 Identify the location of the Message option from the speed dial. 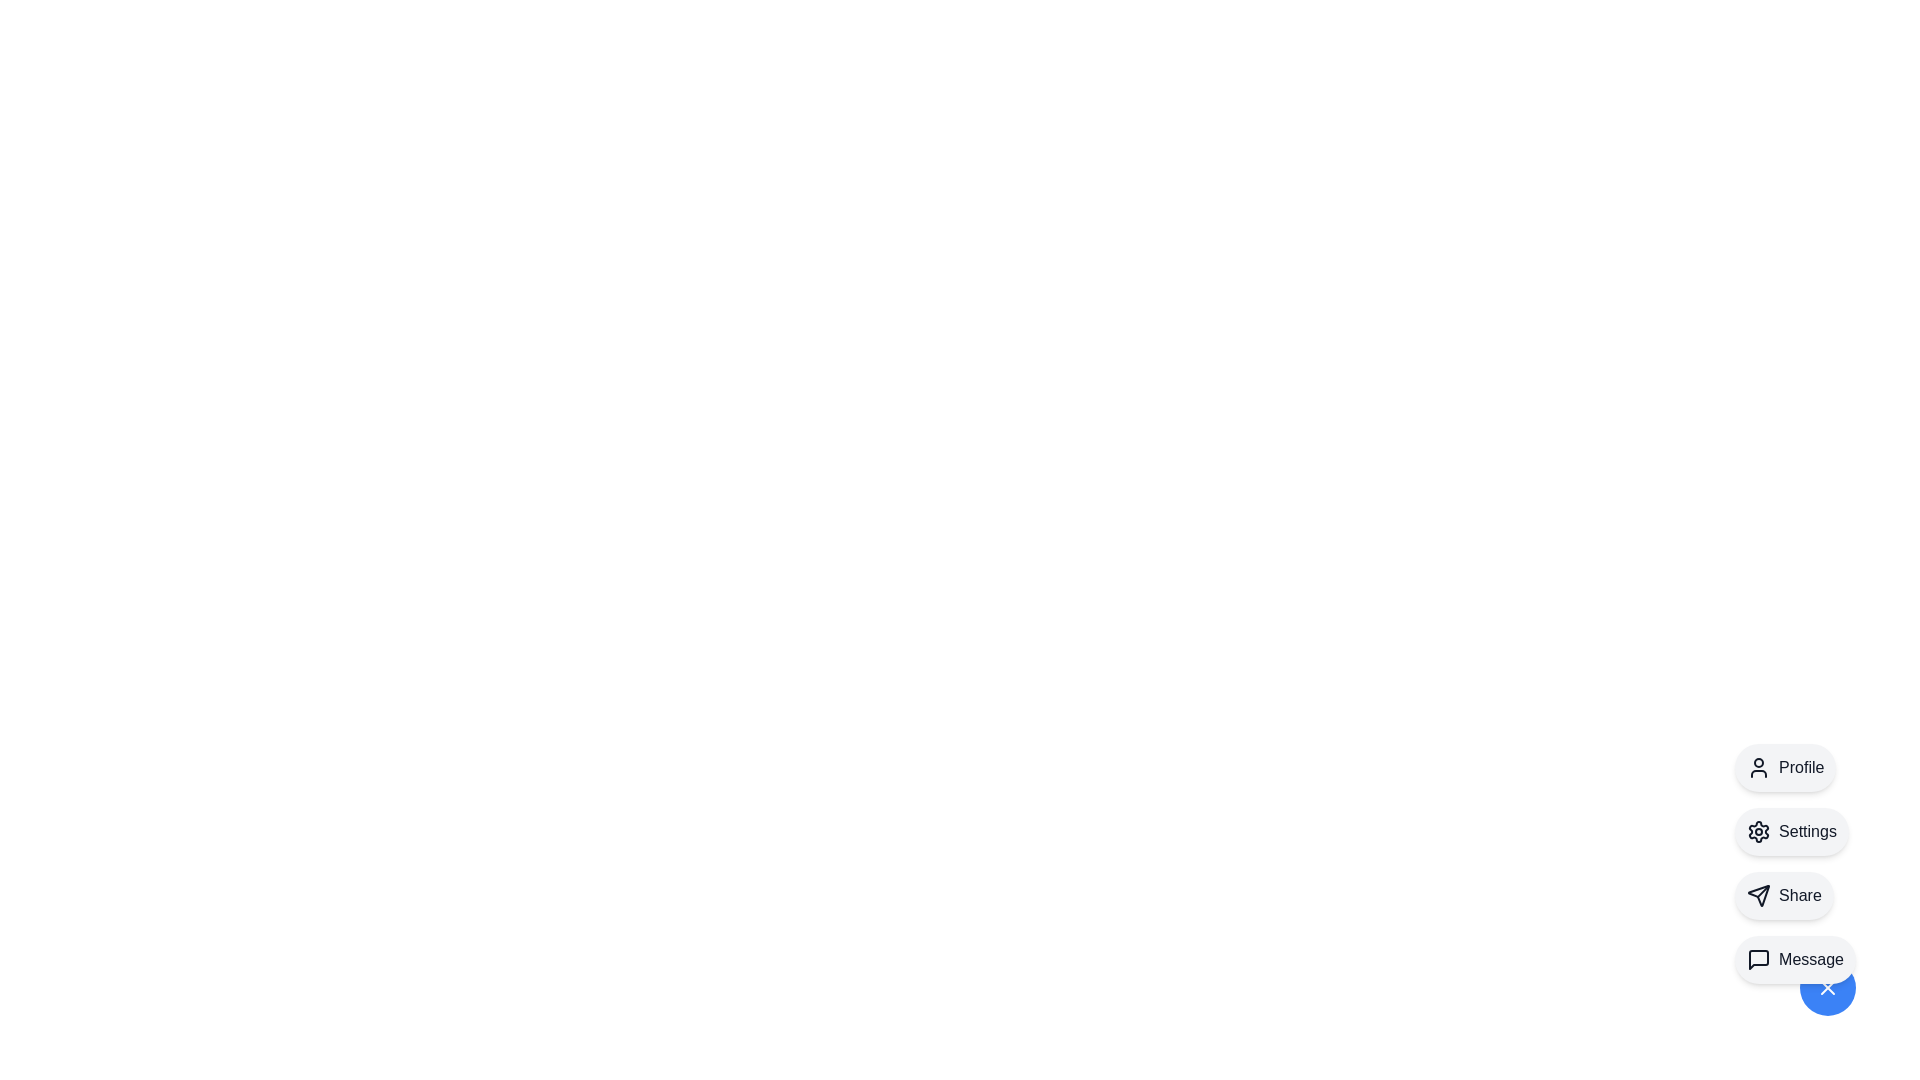
(1795, 959).